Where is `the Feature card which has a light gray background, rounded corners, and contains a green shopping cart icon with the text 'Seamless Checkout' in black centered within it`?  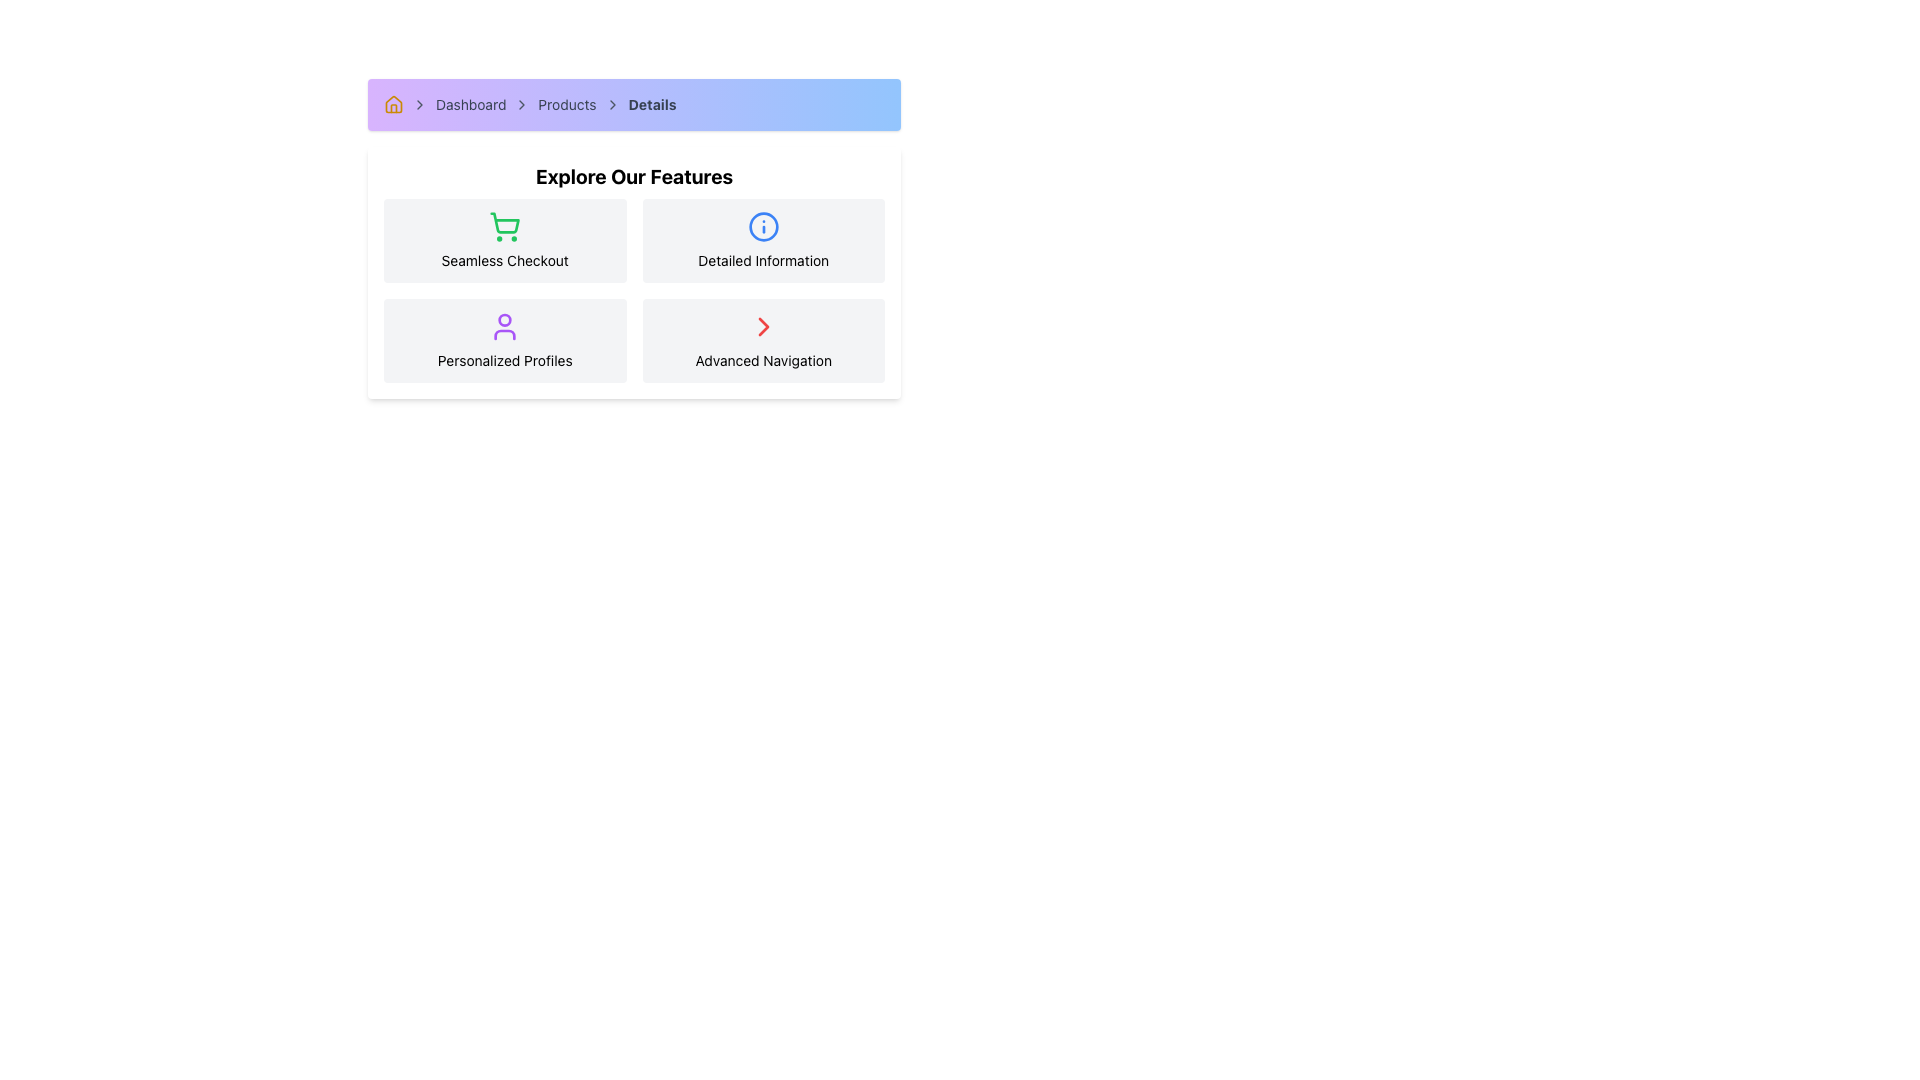
the Feature card which has a light gray background, rounded corners, and contains a green shopping cart icon with the text 'Seamless Checkout' in black centered within it is located at coordinates (505, 239).